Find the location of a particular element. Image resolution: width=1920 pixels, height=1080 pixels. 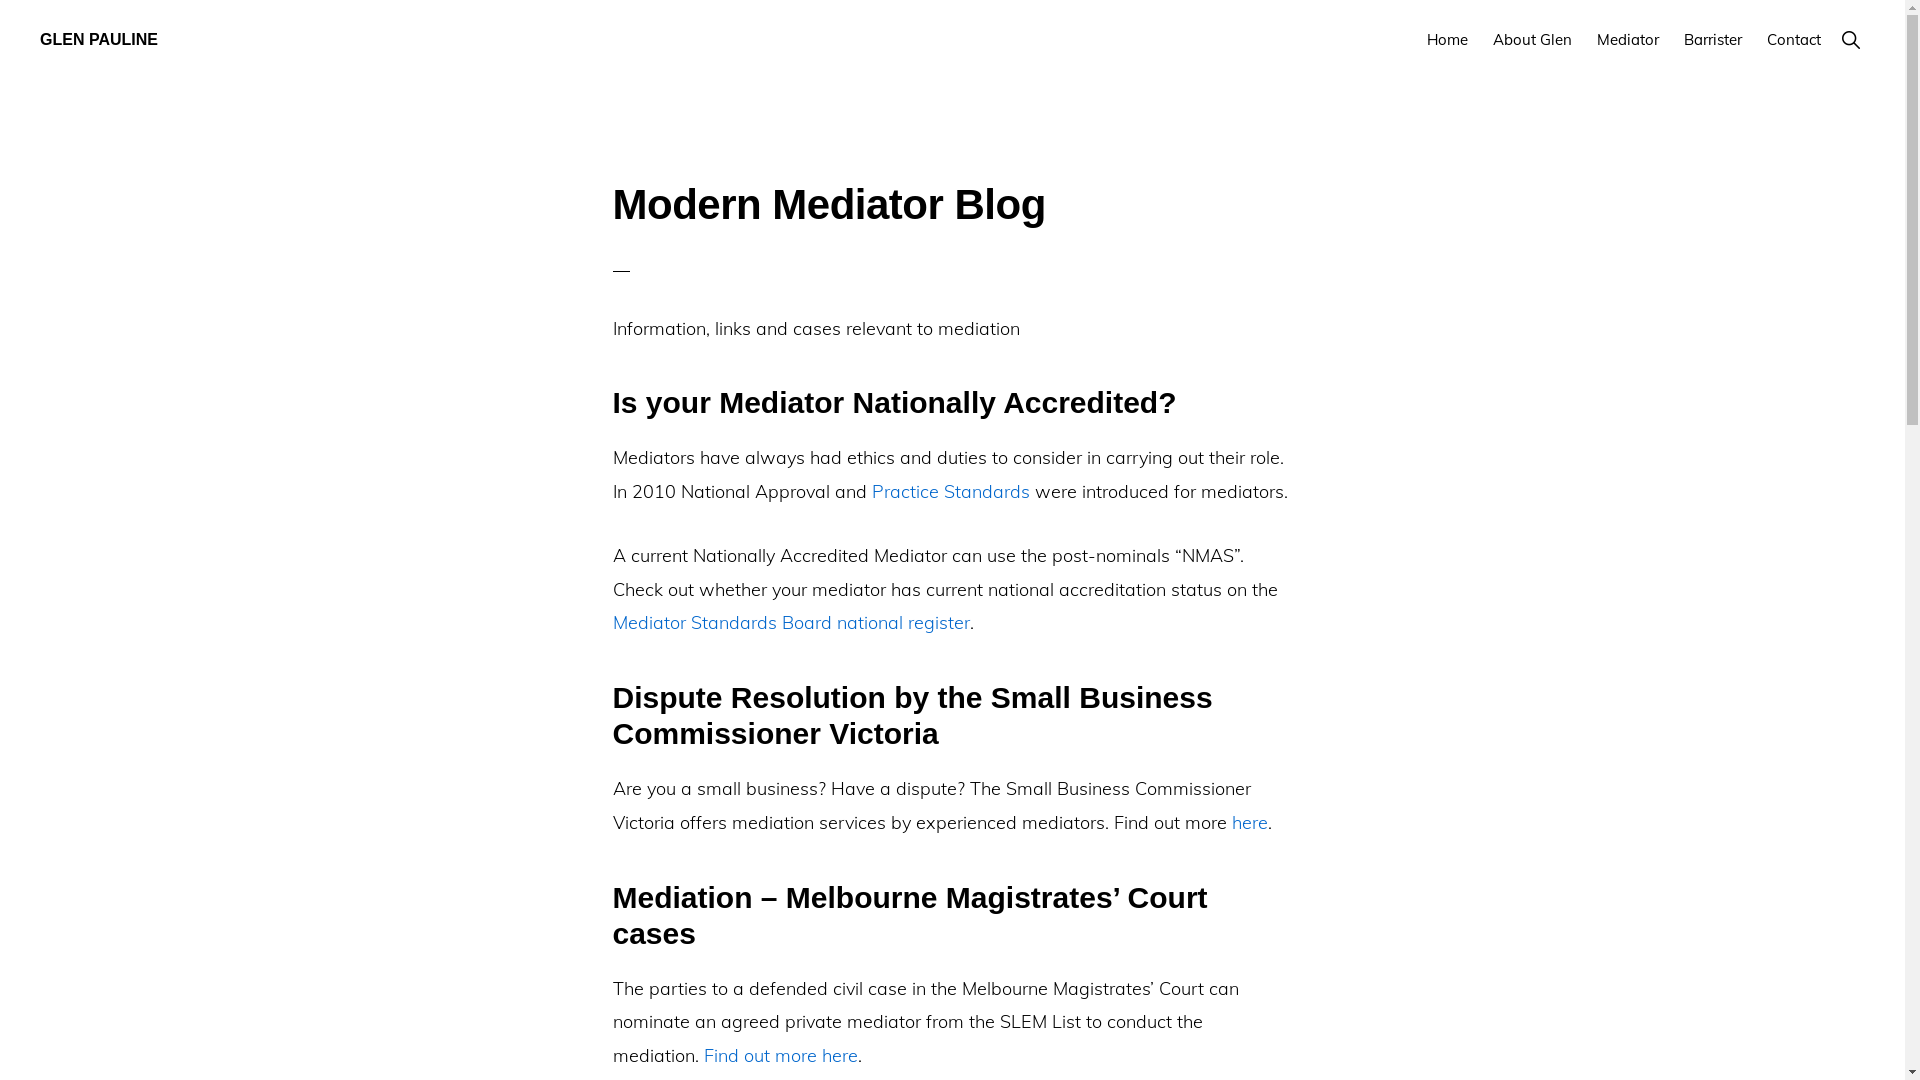

'About Glen' is located at coordinates (1531, 39).